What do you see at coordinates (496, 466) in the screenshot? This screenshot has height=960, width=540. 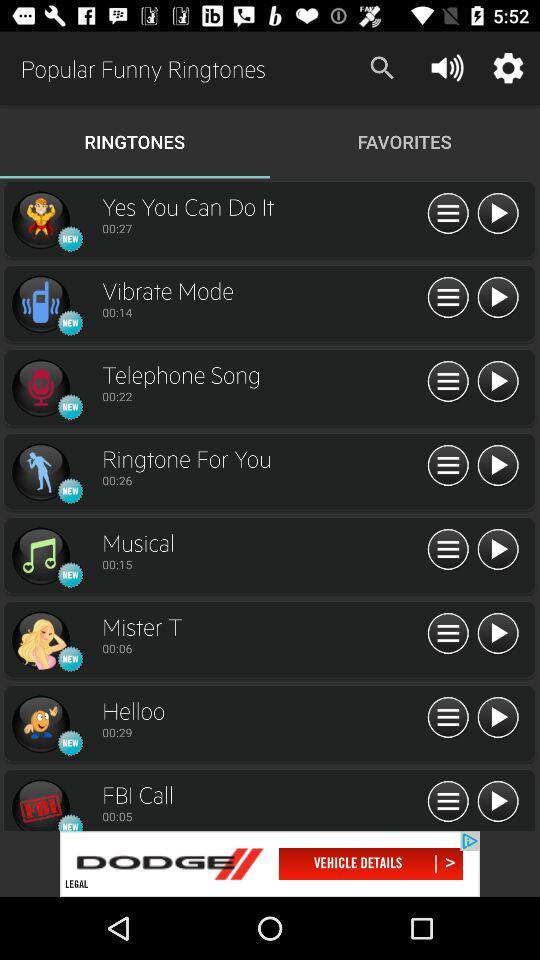 I see `user` at bounding box center [496, 466].